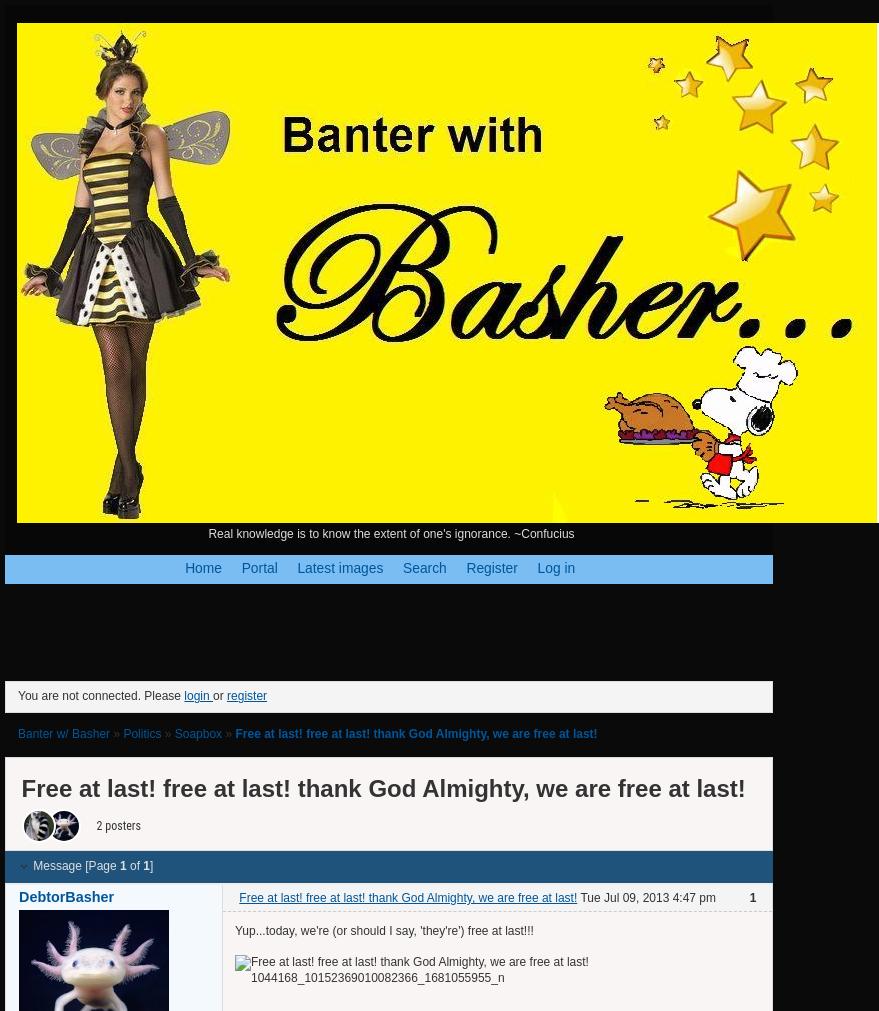 Image resolution: width=879 pixels, height=1011 pixels. I want to click on 'Home', so click(202, 568).